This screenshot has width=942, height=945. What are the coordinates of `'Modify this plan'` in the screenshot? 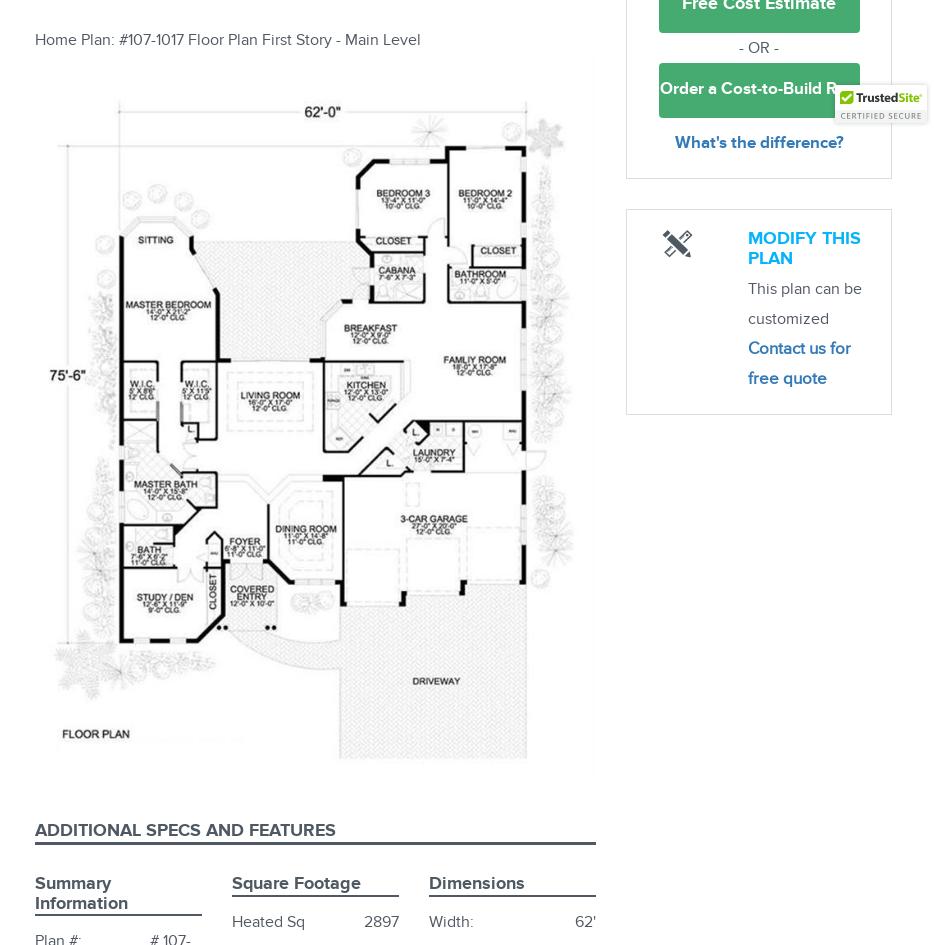 It's located at (803, 246).